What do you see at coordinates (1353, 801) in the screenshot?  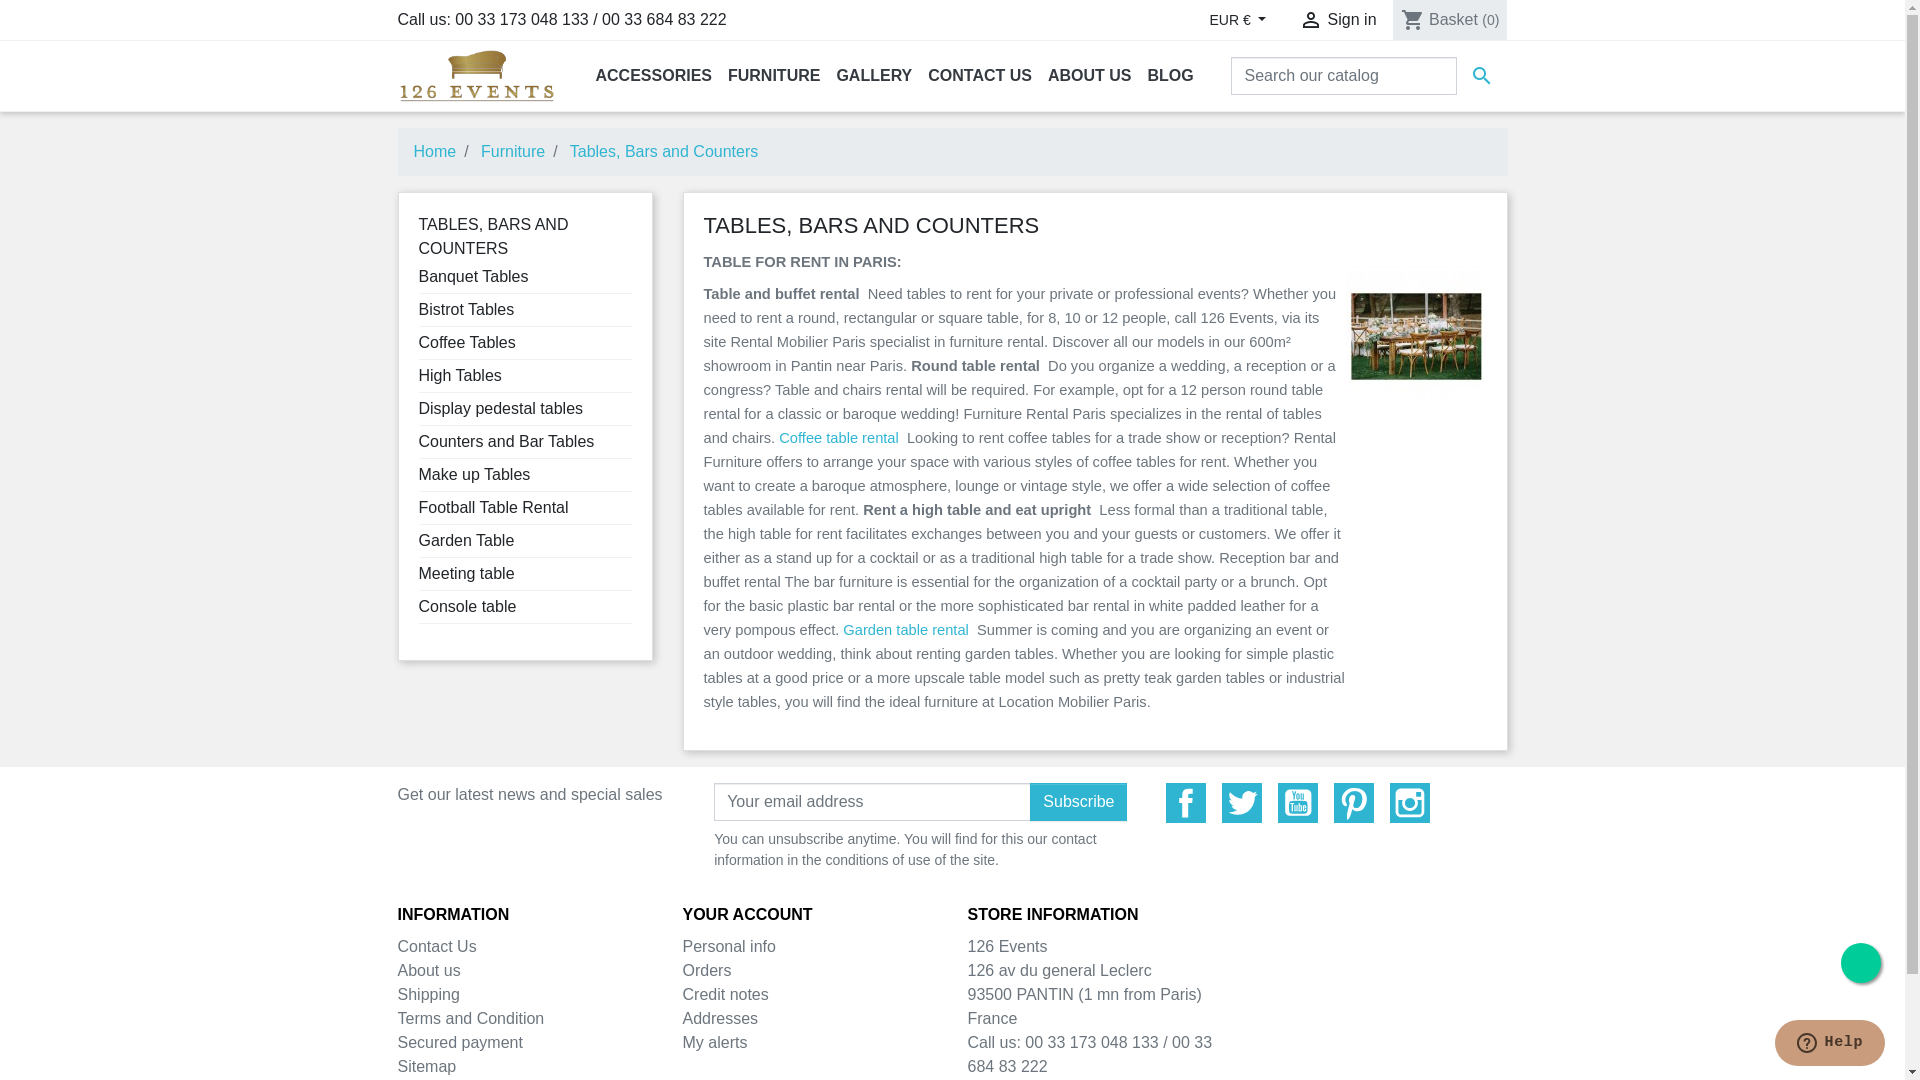 I see `'Pinterest'` at bounding box center [1353, 801].